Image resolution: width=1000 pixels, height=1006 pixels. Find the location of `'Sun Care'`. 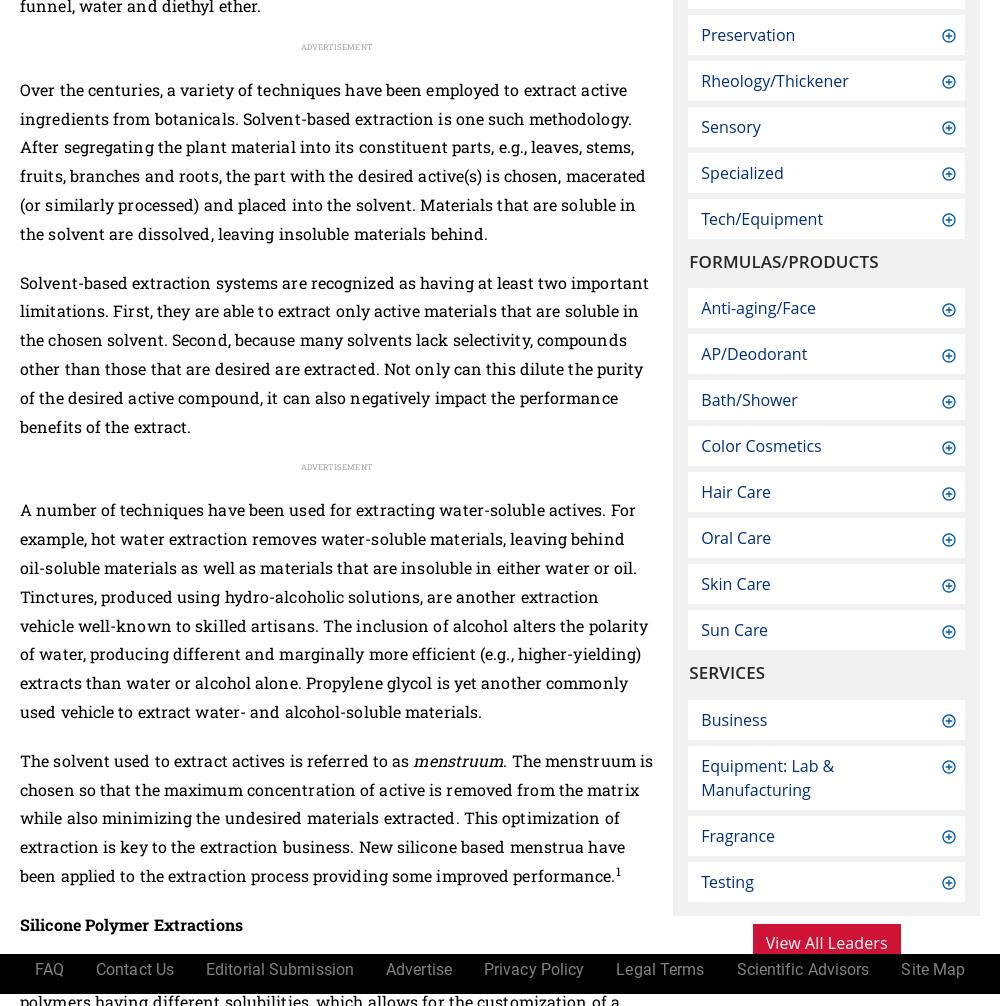

'Sun Care' is located at coordinates (733, 629).